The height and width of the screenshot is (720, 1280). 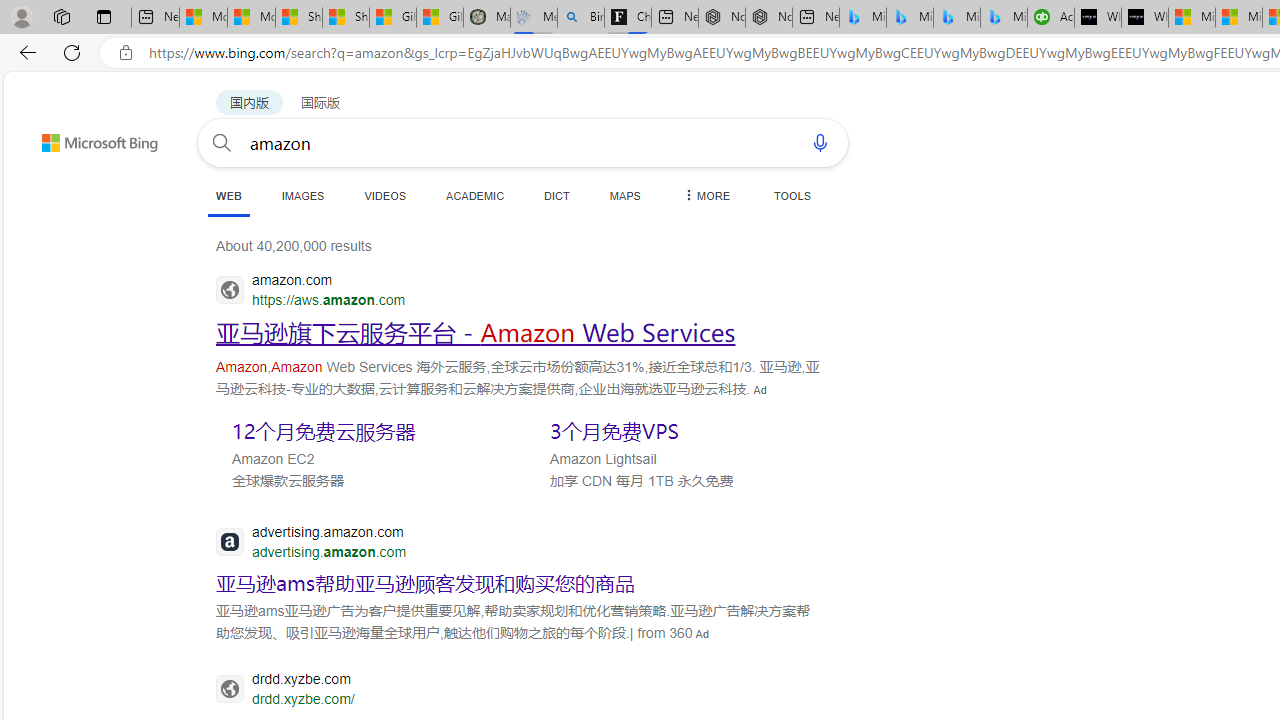 What do you see at coordinates (580, 17) in the screenshot?
I see `'Bing Real Estate - Home sales and rental listings'` at bounding box center [580, 17].